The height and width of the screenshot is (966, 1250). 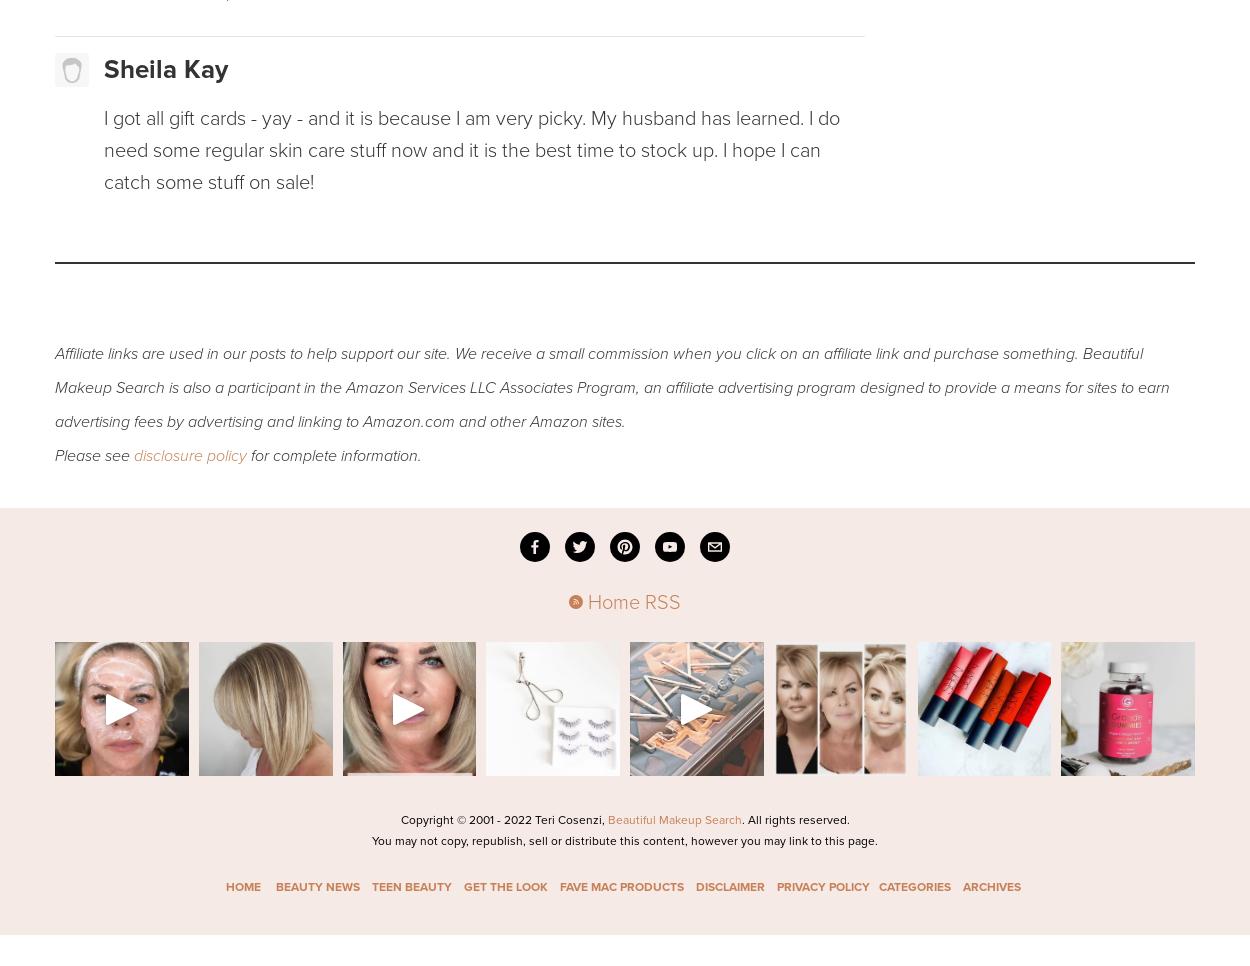 What do you see at coordinates (879, 886) in the screenshot?
I see `'CATEGORIES'` at bounding box center [879, 886].